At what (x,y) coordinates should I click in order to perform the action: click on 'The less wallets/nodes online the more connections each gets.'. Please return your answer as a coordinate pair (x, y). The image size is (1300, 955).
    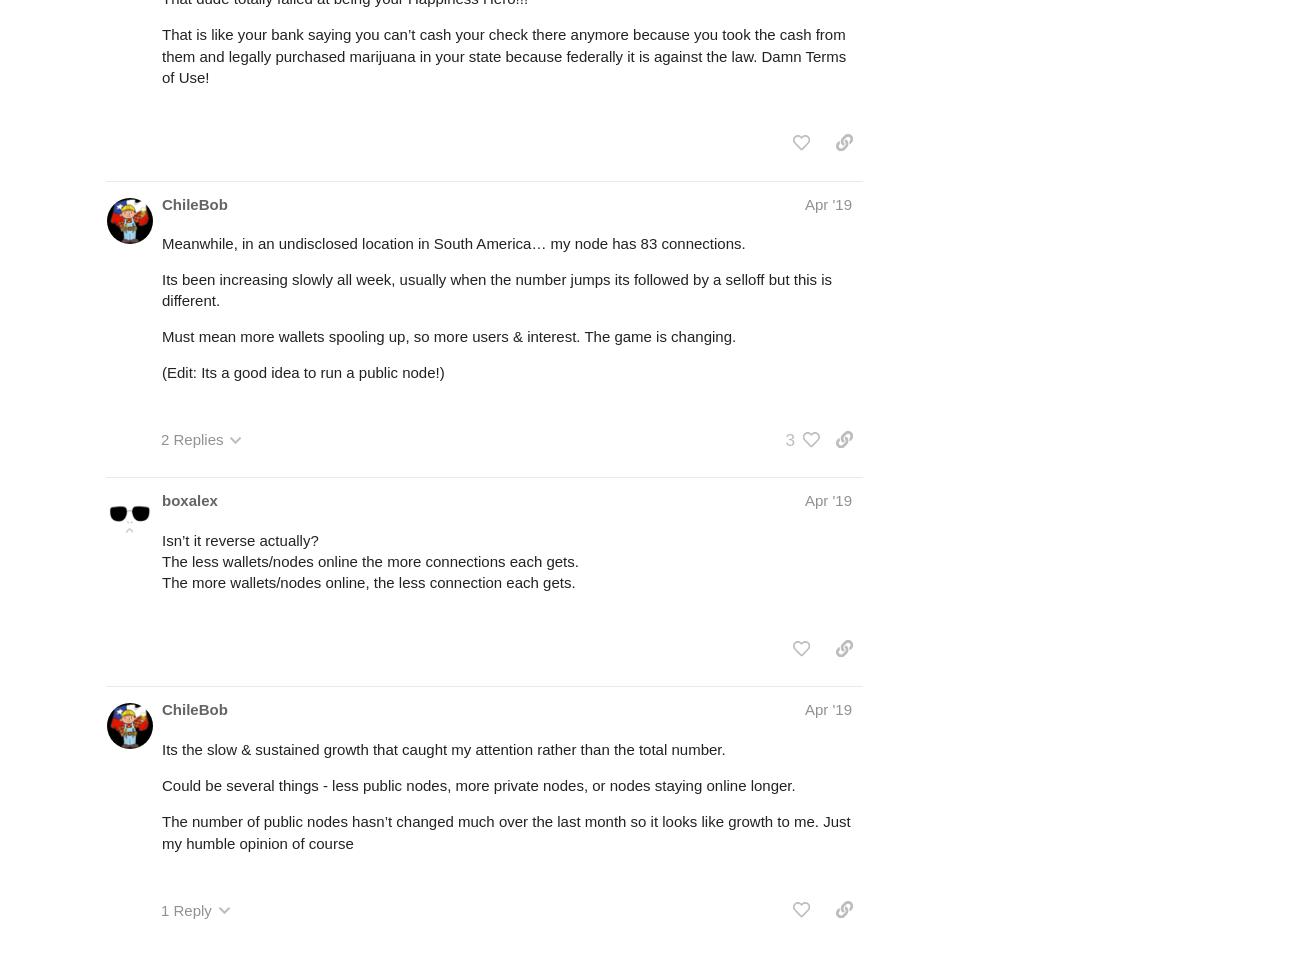
    Looking at the image, I should click on (160, 561).